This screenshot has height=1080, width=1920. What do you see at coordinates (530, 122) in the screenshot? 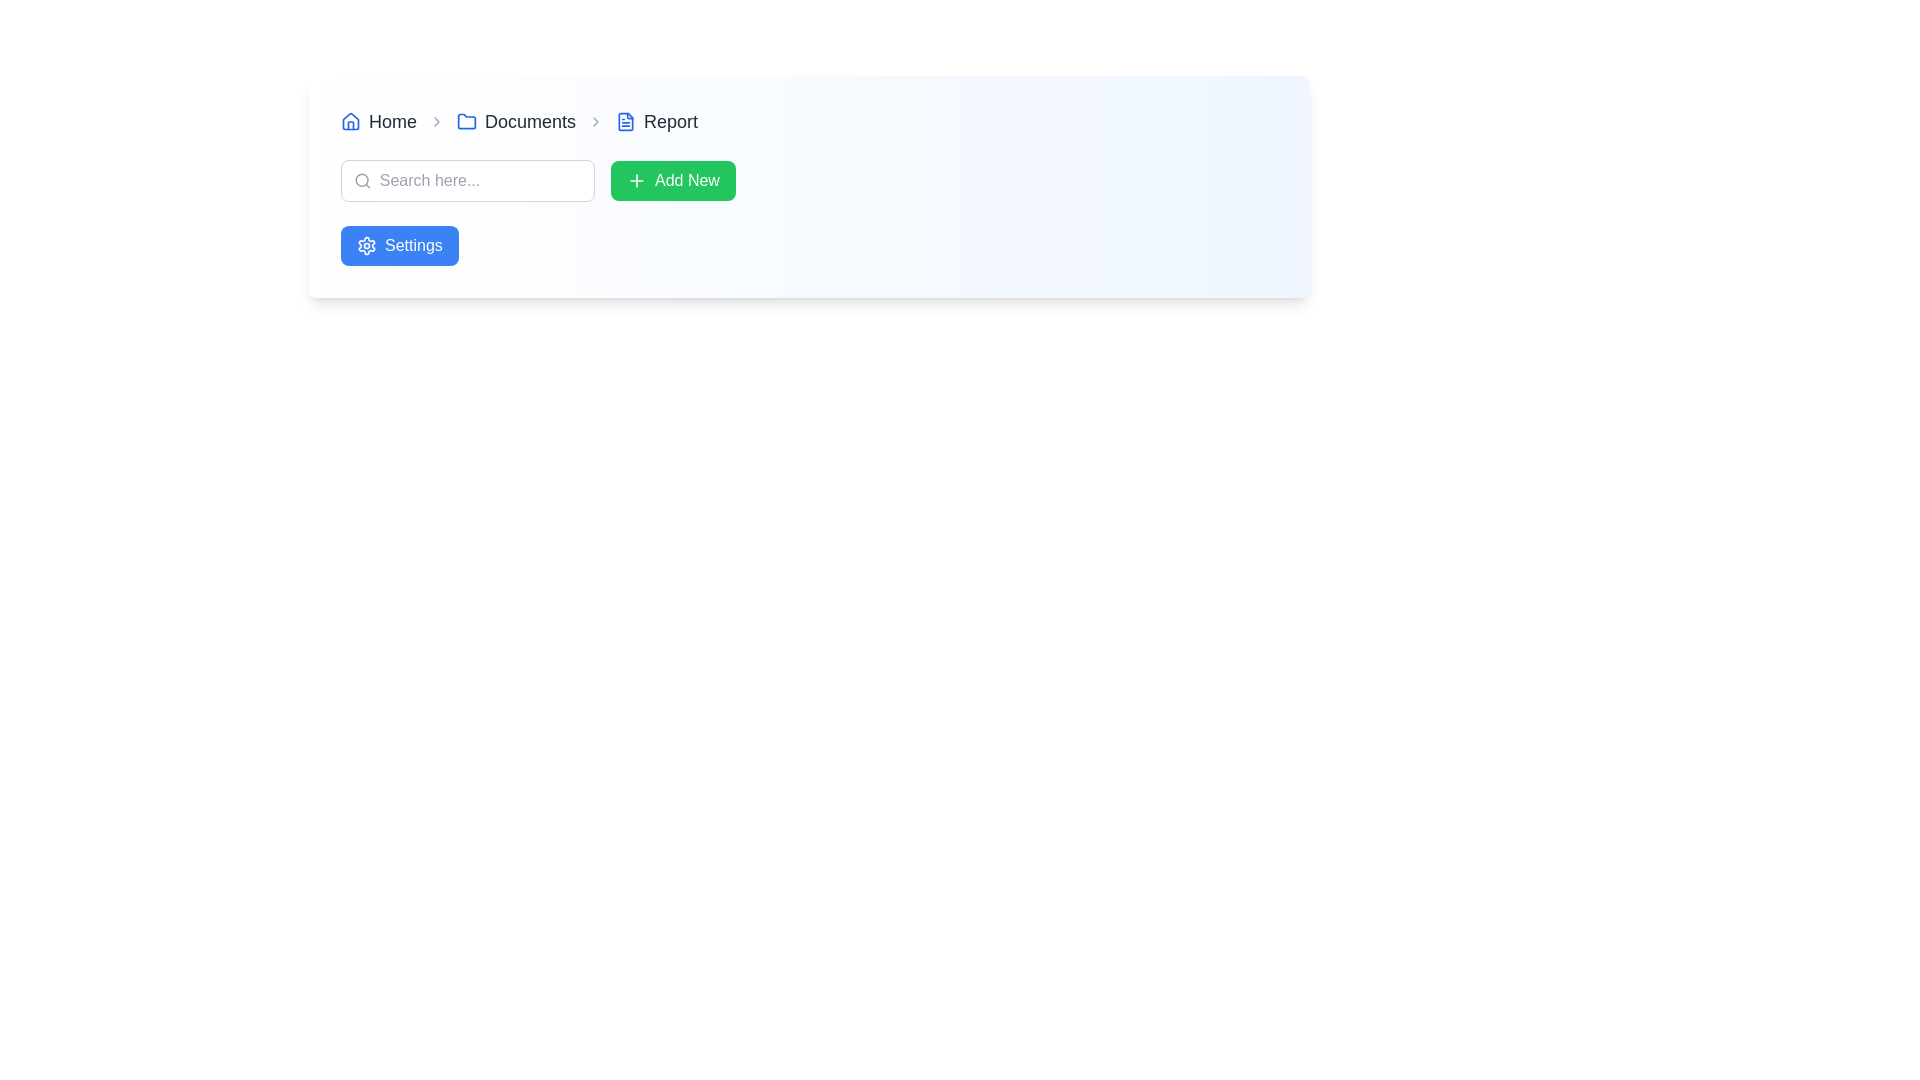
I see `the 'Documents' text label in the breadcrumb navigation trail, positioned between 'Home' and 'Report', with a folder icon to its left` at bounding box center [530, 122].